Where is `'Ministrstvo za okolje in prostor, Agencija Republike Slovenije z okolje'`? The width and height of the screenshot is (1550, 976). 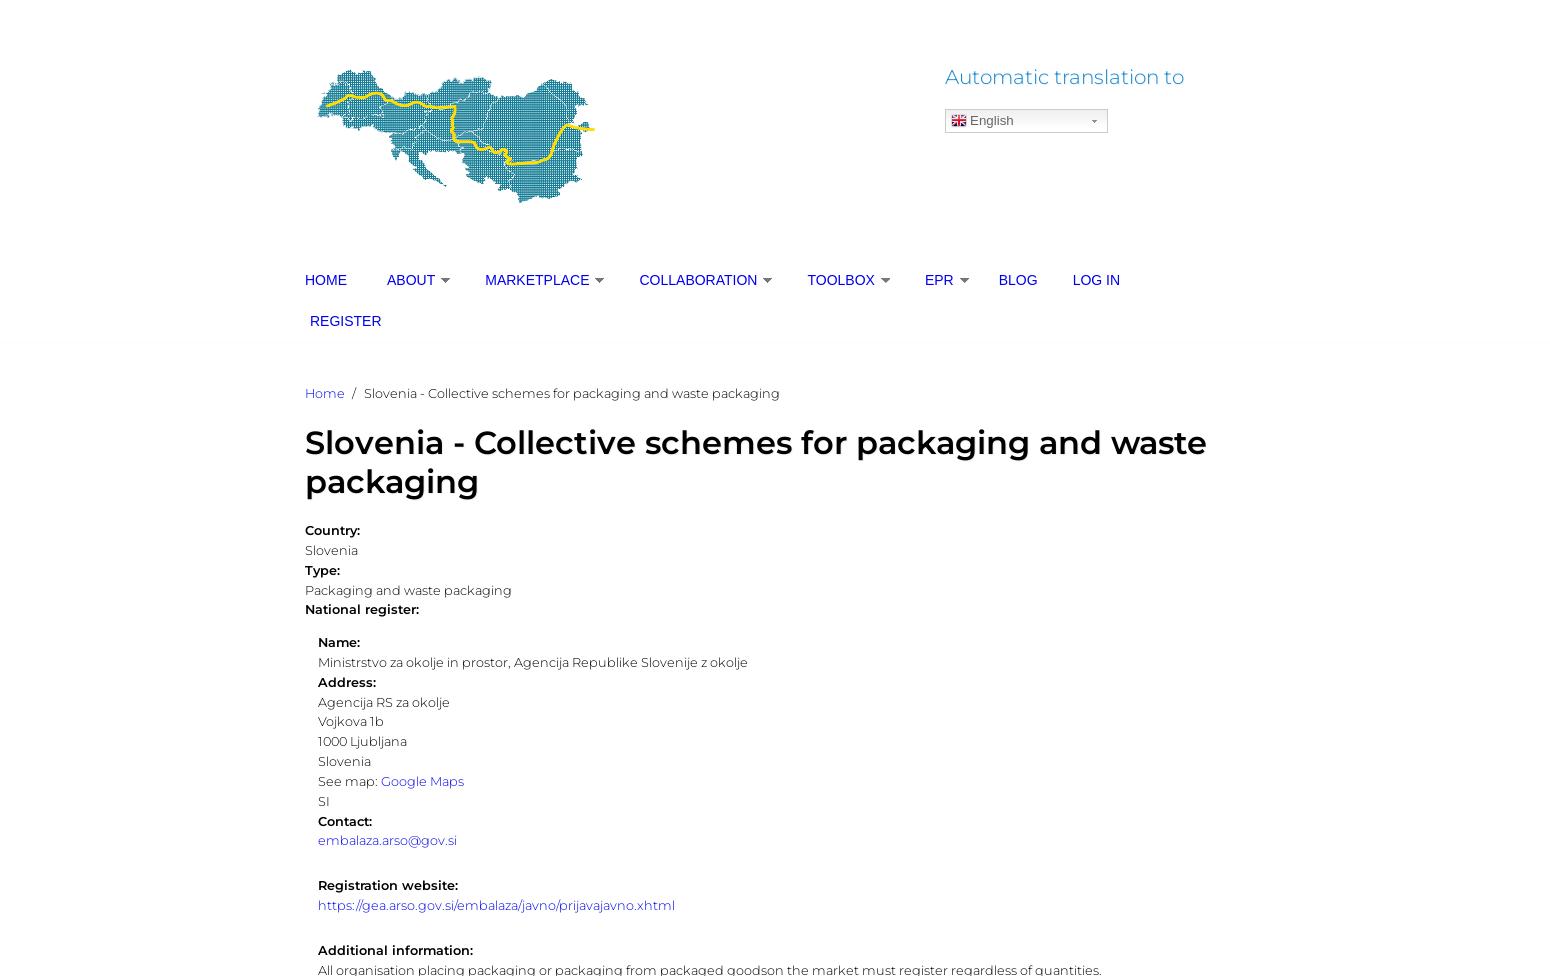 'Ministrstvo za okolje in prostor, Agencija Republike Slovenije z okolje' is located at coordinates (530, 660).